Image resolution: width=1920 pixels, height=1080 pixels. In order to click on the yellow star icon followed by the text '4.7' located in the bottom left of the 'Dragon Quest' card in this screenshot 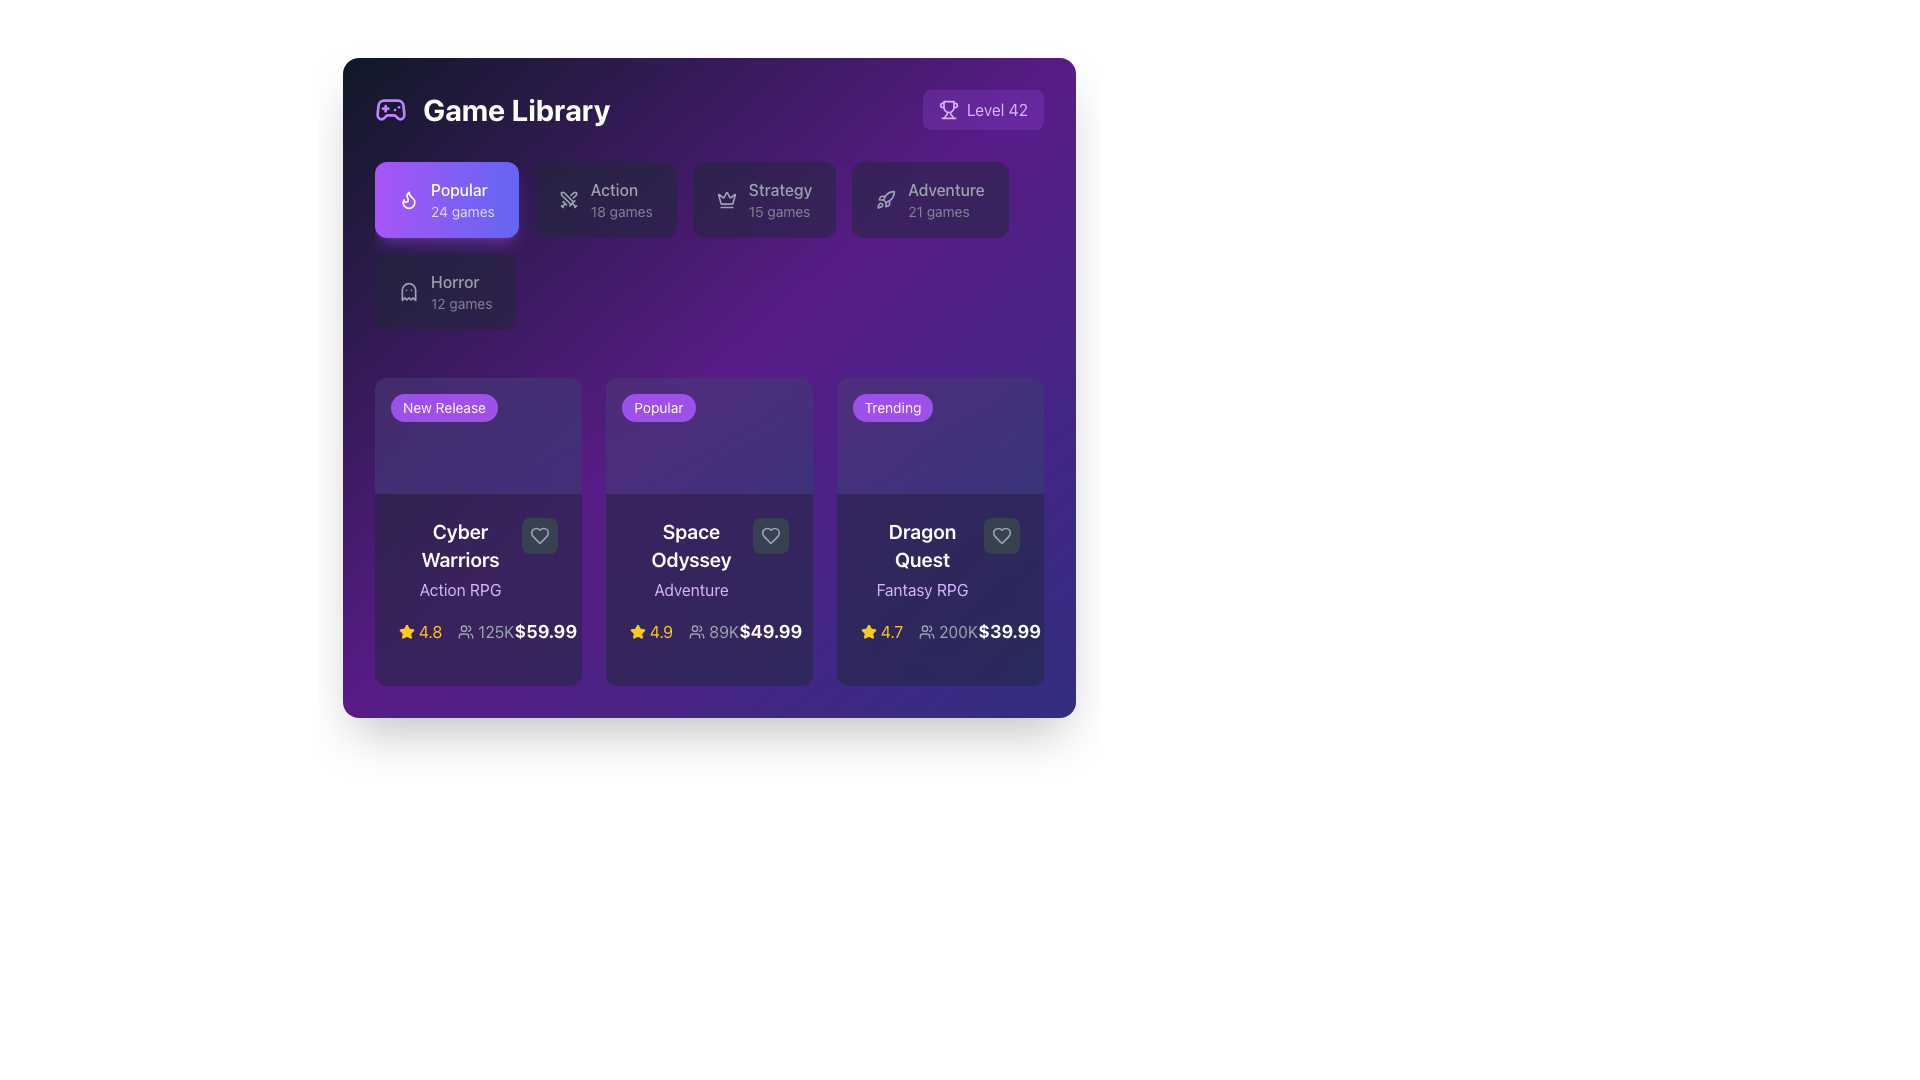, I will do `click(881, 632)`.